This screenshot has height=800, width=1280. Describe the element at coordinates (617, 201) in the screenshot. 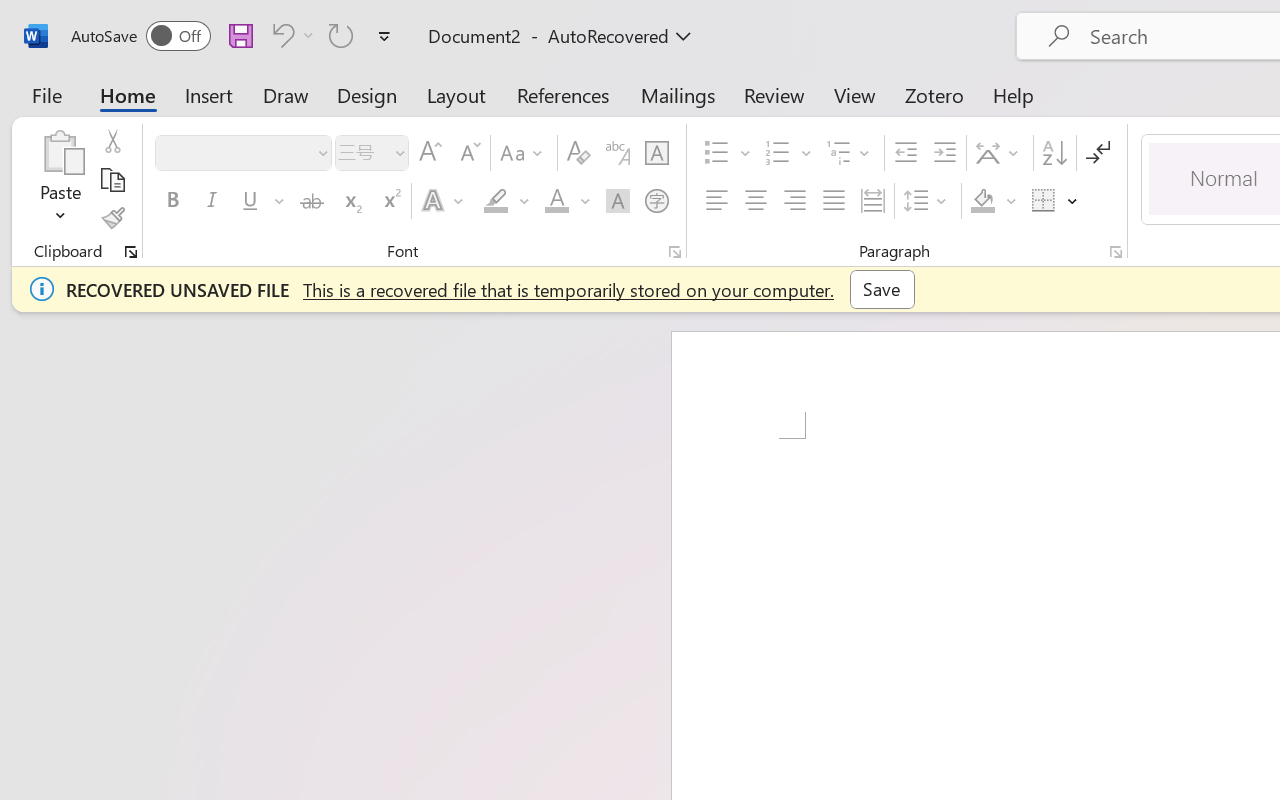

I see `'Character Shading'` at that location.